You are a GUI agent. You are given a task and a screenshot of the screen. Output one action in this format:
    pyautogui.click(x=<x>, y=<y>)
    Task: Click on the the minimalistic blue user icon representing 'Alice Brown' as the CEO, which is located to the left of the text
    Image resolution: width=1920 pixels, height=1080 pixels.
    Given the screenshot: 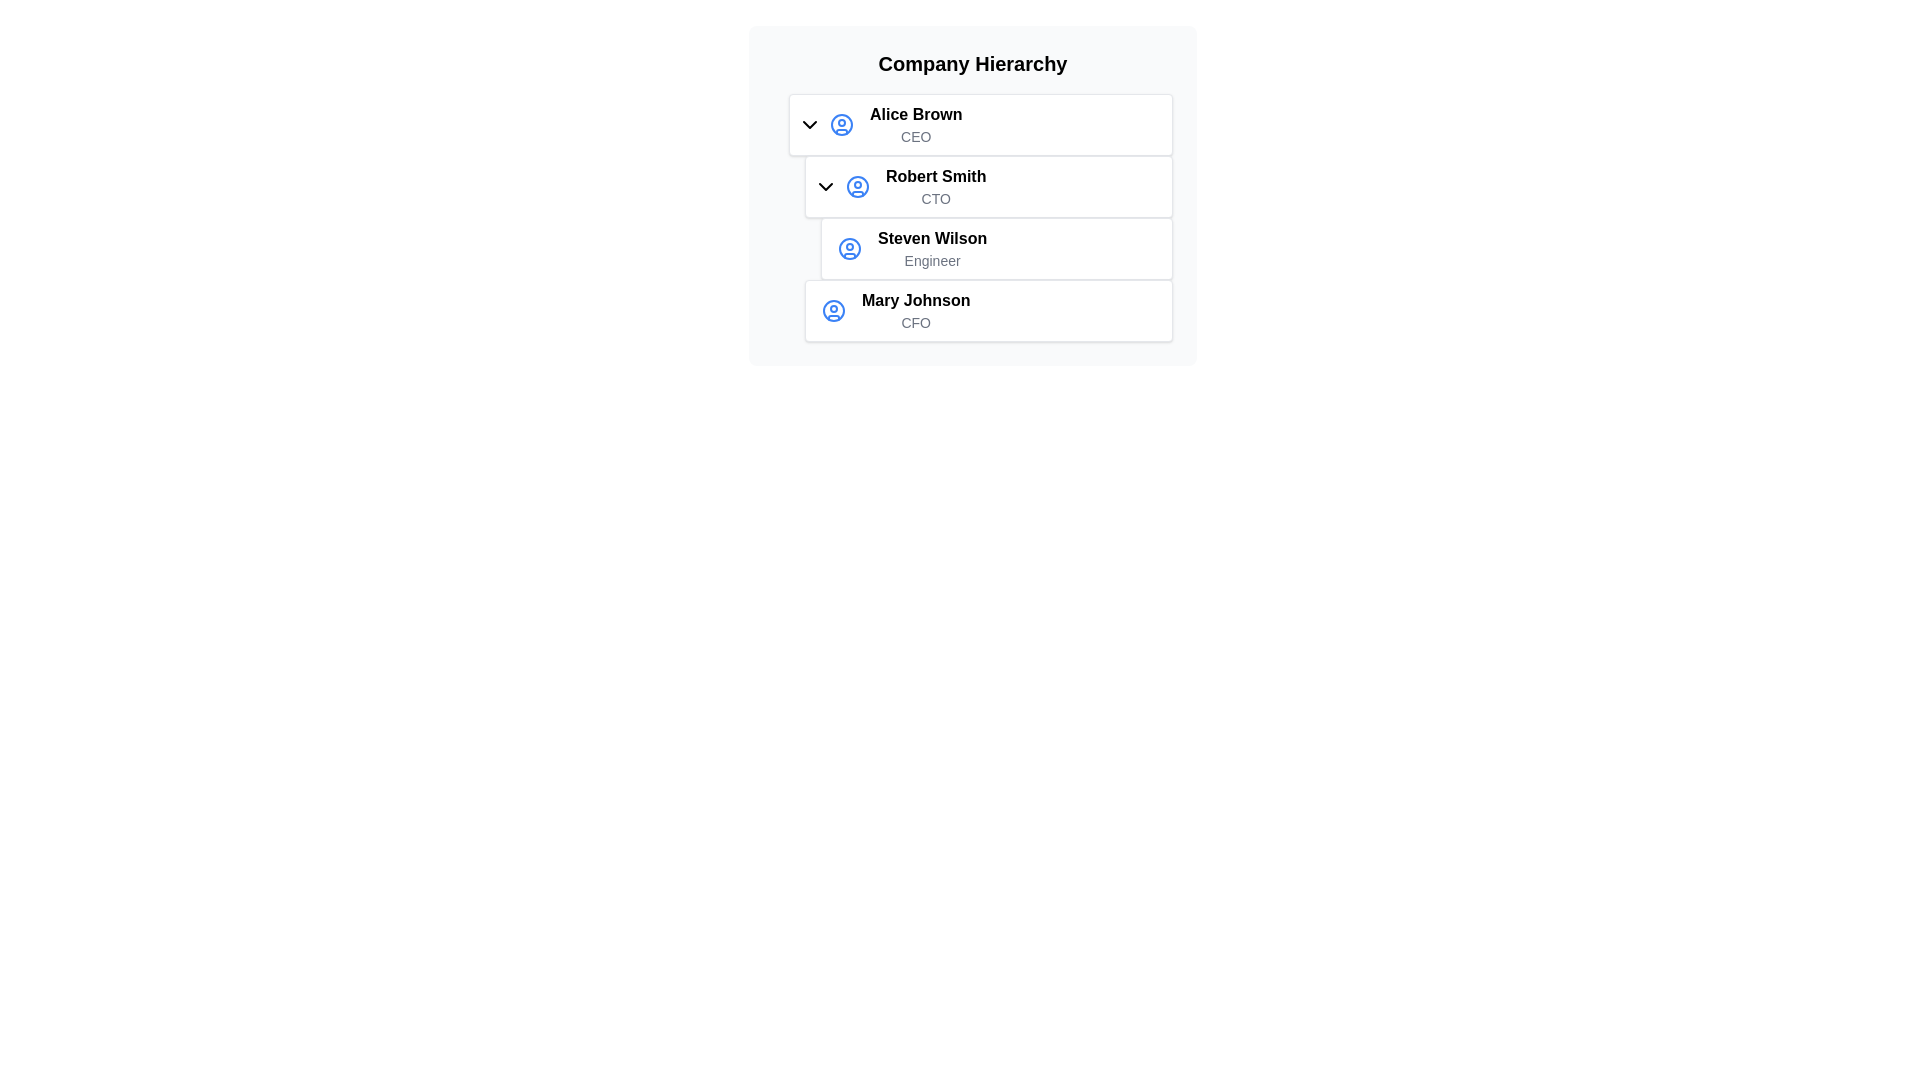 What is the action you would take?
    pyautogui.click(x=841, y=124)
    